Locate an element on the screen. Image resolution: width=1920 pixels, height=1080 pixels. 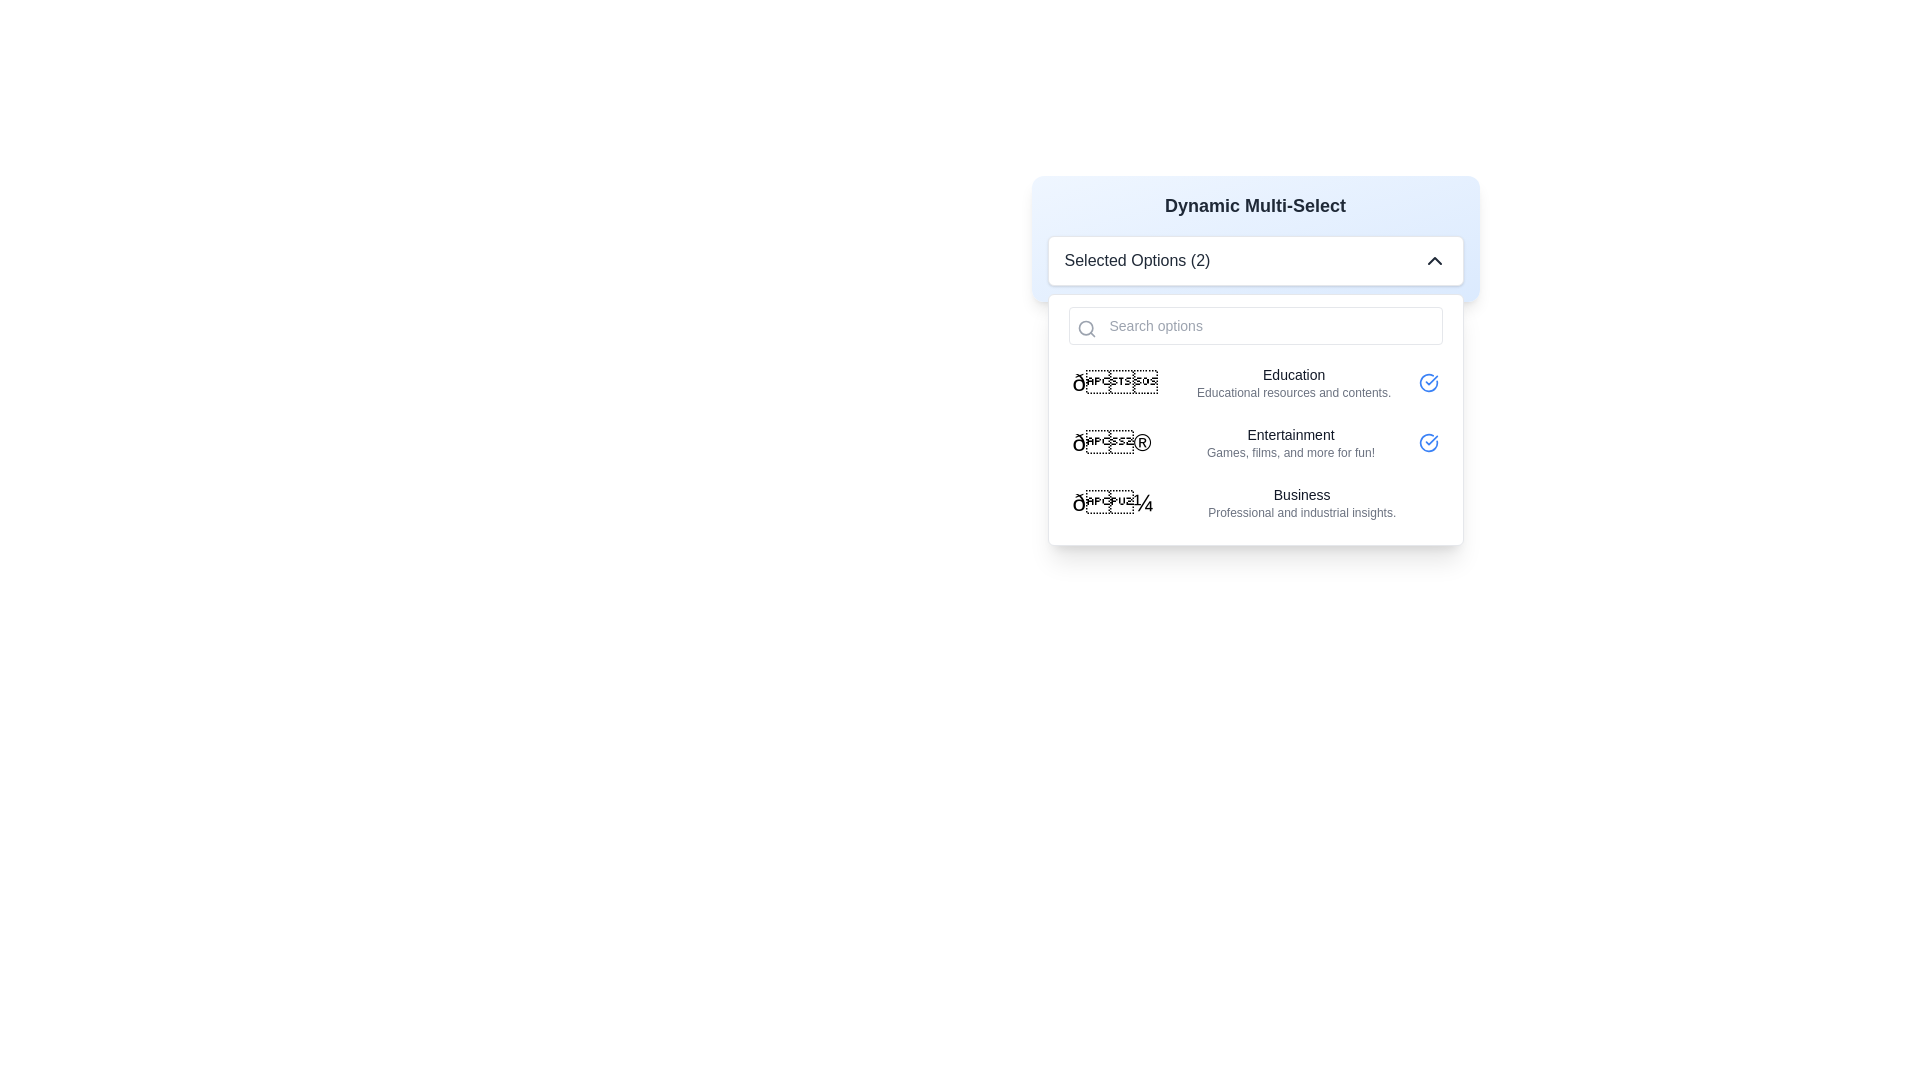
the third selectable list option labeled 'Business' which features an emoji and a description in a dropdown or modal dialog is located at coordinates (1254, 501).